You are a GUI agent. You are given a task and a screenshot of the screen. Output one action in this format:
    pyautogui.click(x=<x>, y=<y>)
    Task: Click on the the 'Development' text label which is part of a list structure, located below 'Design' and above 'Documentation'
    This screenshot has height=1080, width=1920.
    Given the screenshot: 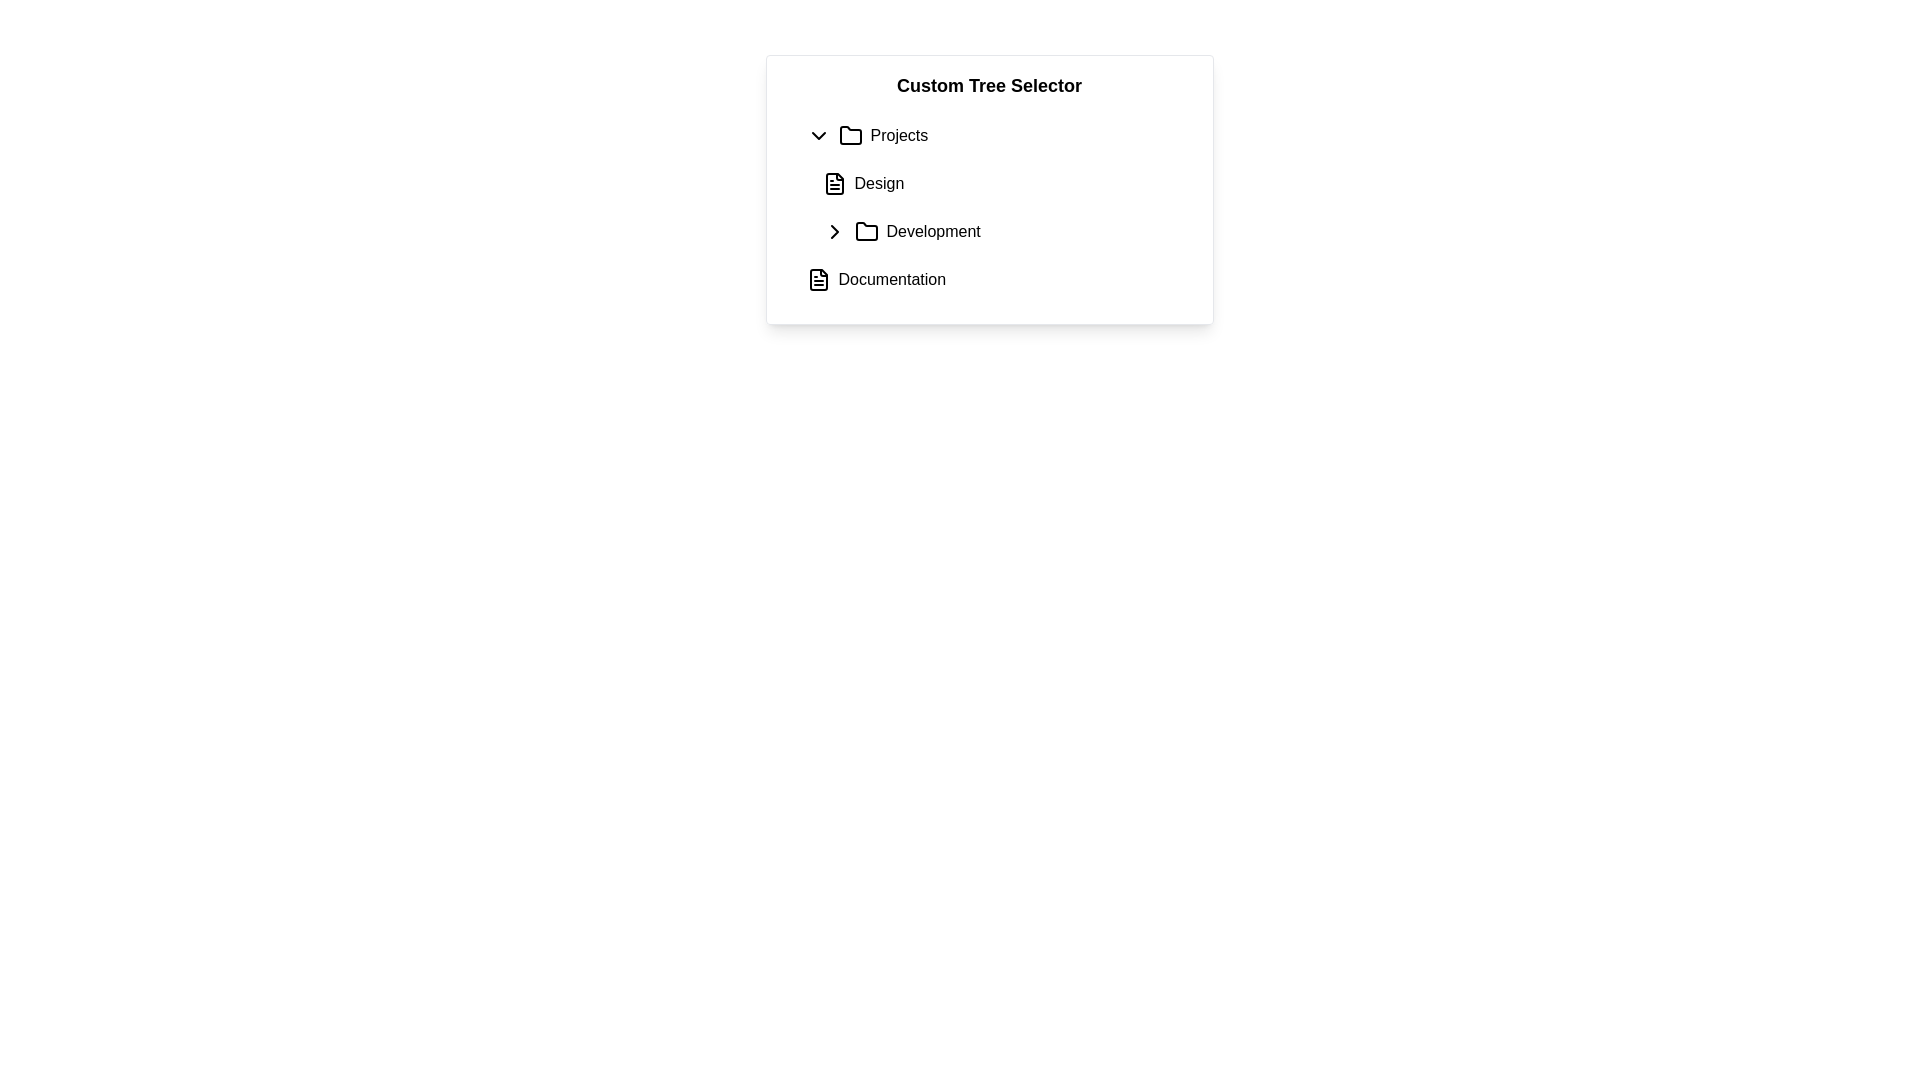 What is the action you would take?
    pyautogui.click(x=932, y=230)
    